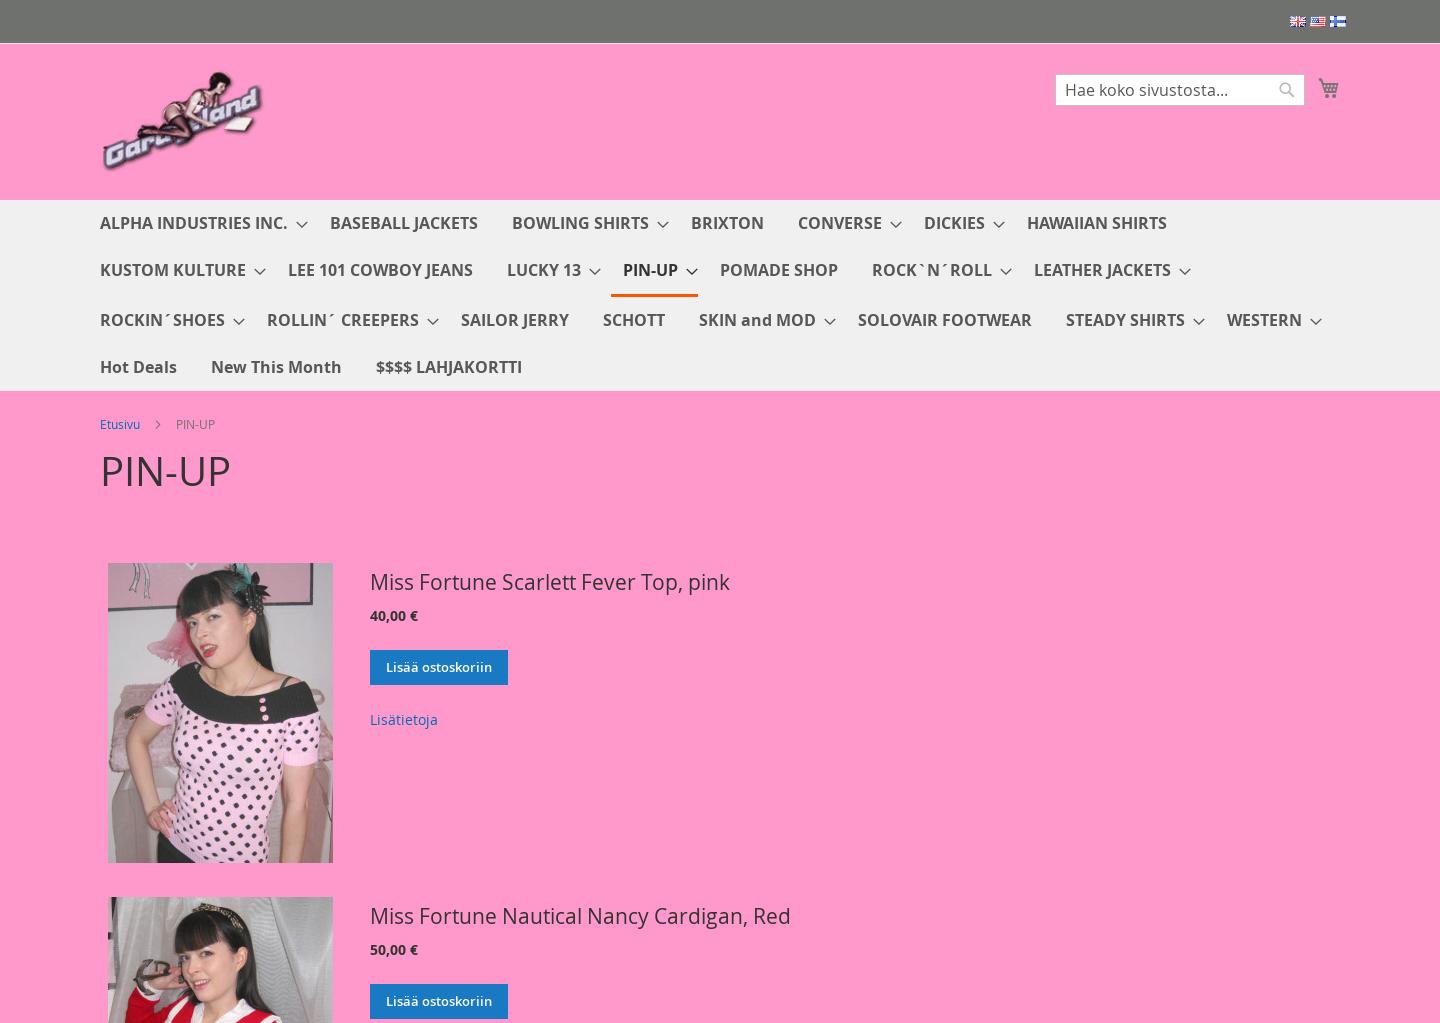  Describe the element at coordinates (1027, 222) in the screenshot. I see `'HAWAIIAN SHIRTS'` at that location.